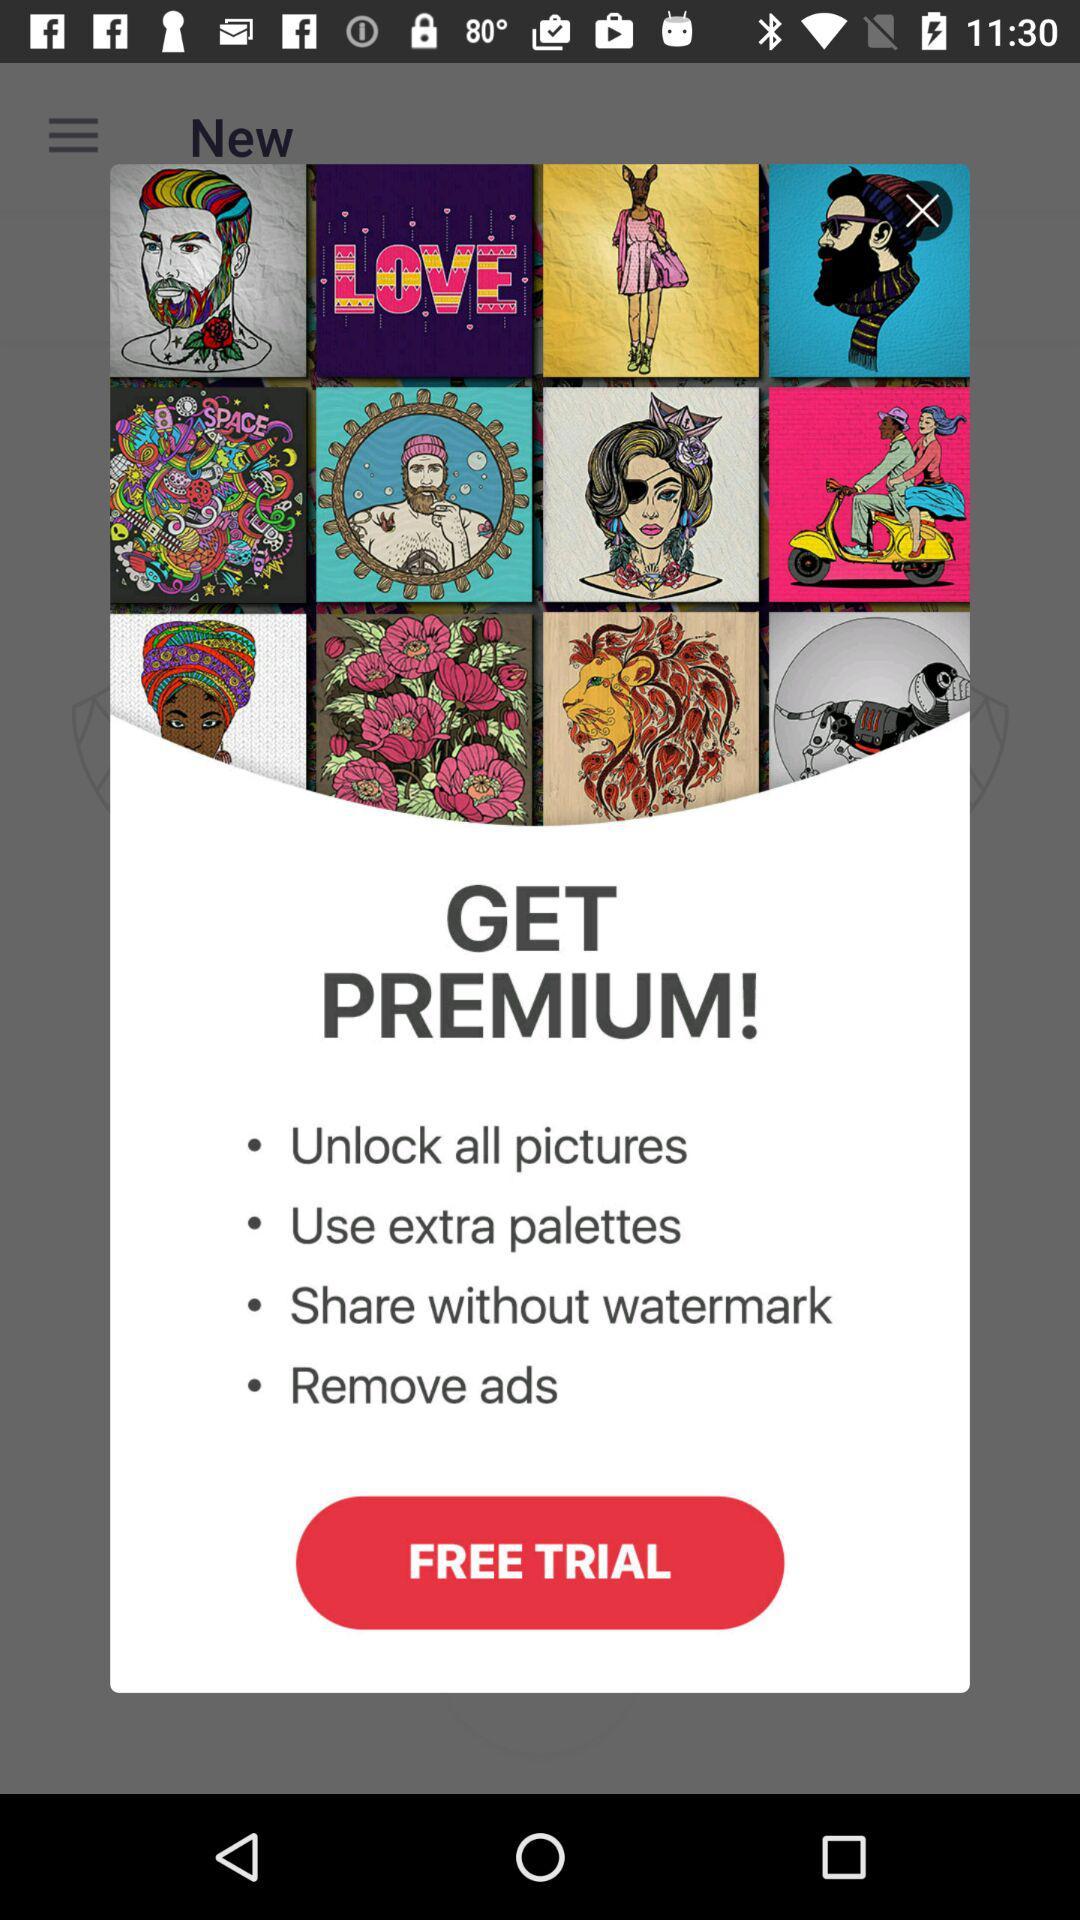 Image resolution: width=1080 pixels, height=1920 pixels. What do you see at coordinates (922, 210) in the screenshot?
I see `exit` at bounding box center [922, 210].